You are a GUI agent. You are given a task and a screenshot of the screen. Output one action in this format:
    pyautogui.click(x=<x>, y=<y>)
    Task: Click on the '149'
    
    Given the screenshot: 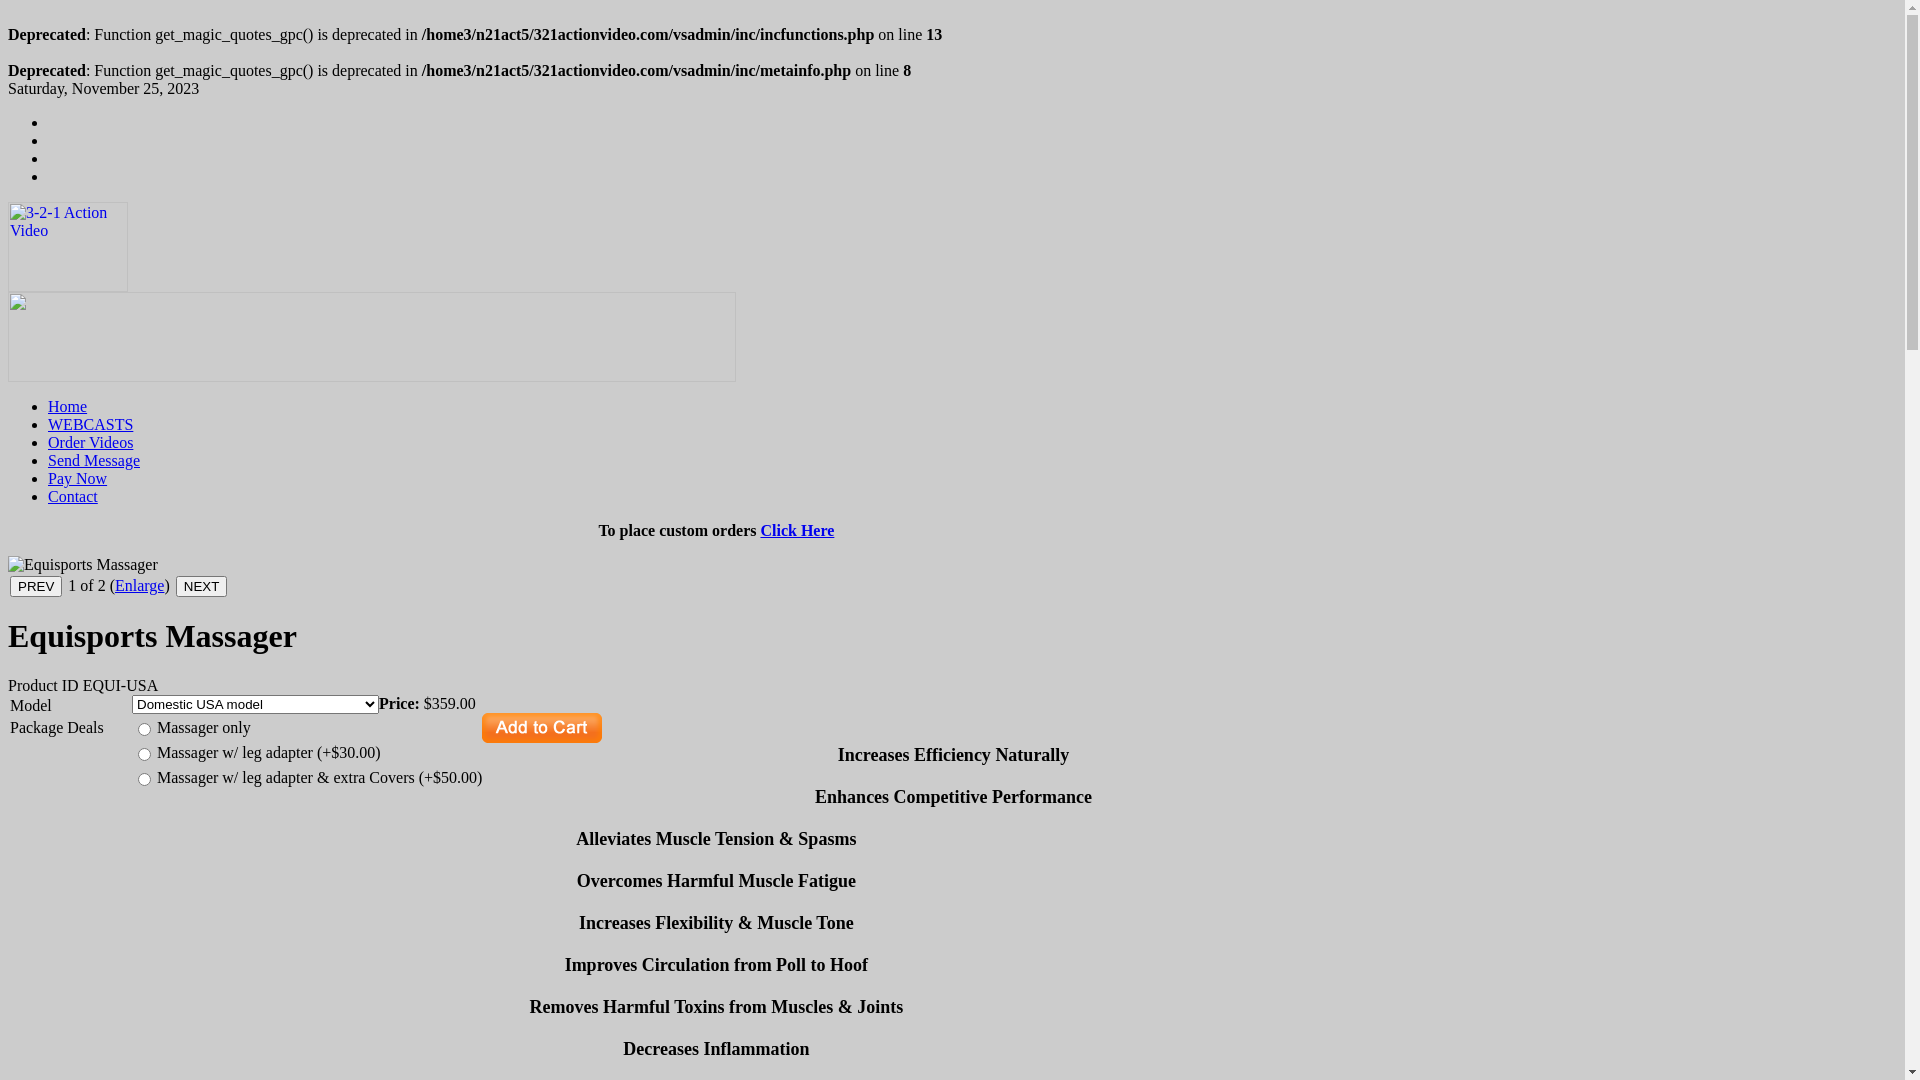 What is the action you would take?
    pyautogui.click(x=143, y=778)
    